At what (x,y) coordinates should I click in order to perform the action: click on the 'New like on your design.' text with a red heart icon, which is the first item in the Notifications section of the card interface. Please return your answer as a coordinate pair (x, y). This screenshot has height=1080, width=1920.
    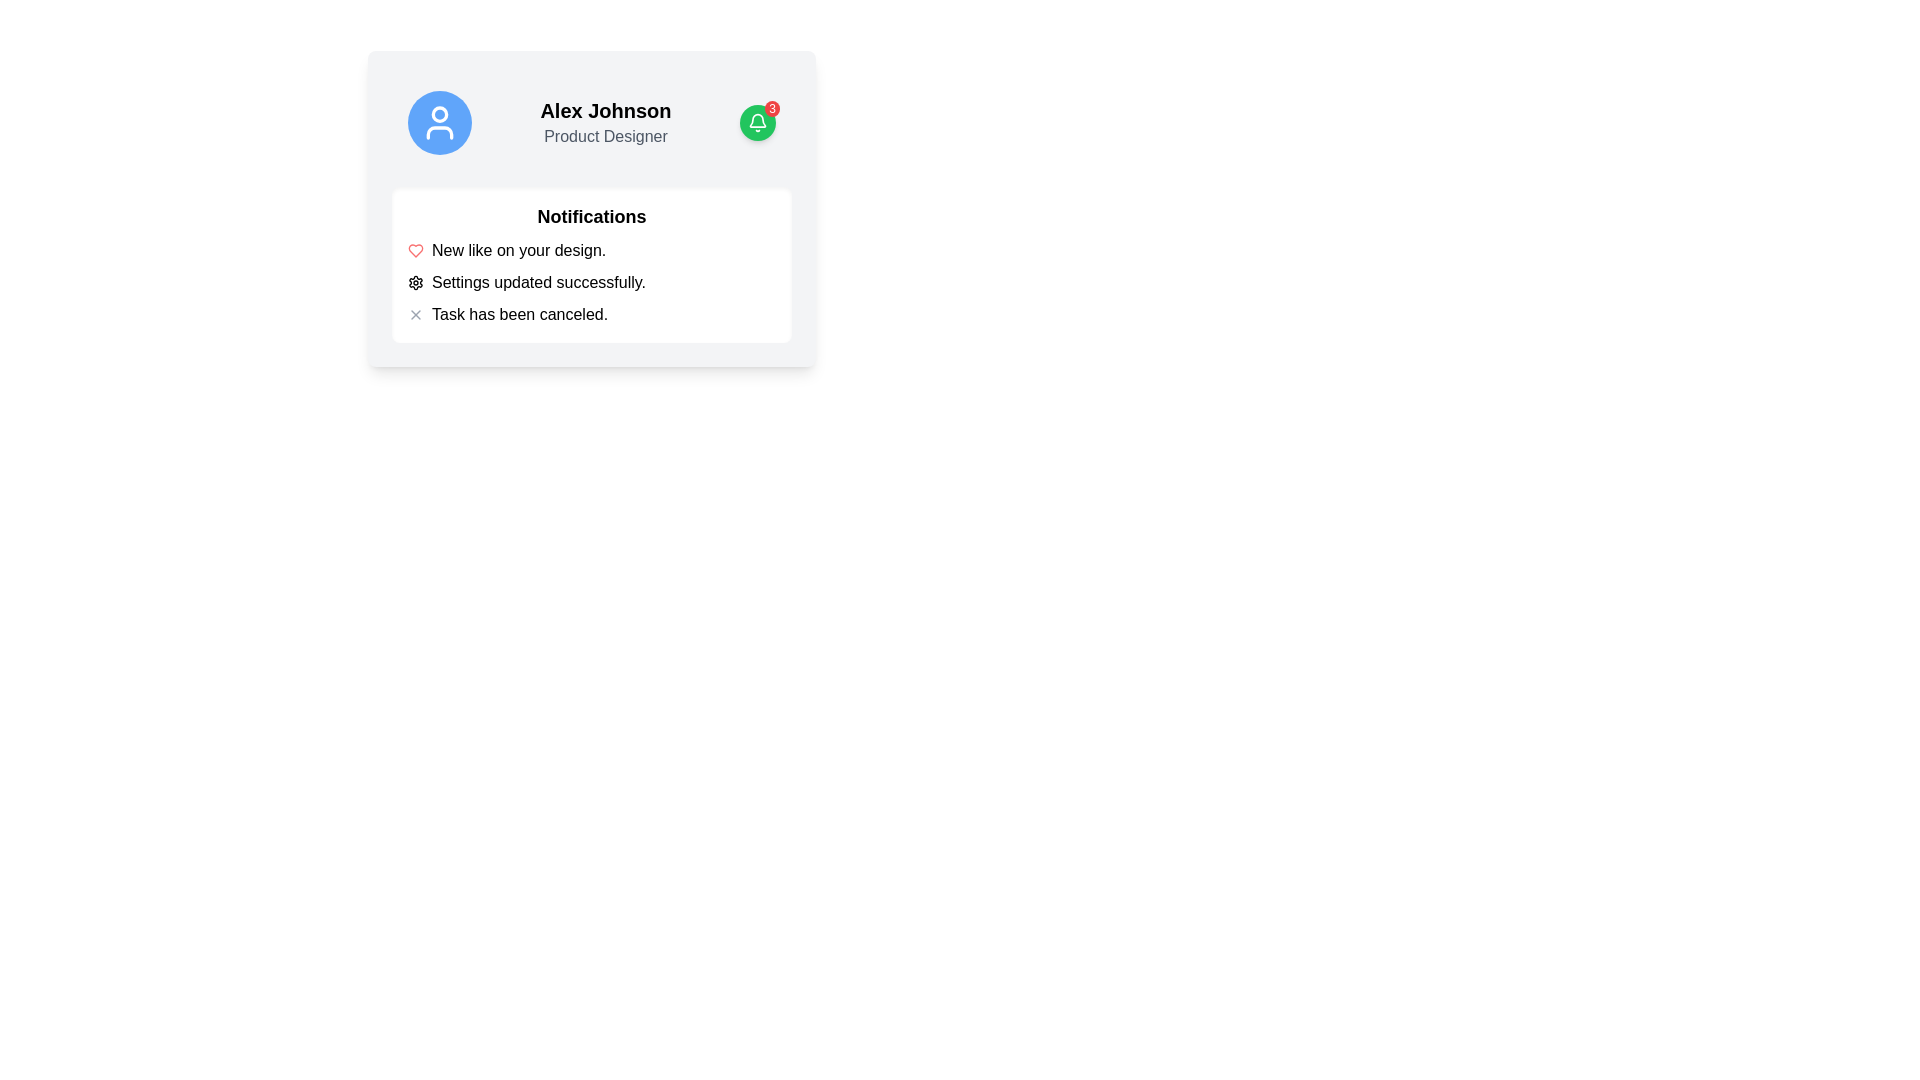
    Looking at the image, I should click on (590, 249).